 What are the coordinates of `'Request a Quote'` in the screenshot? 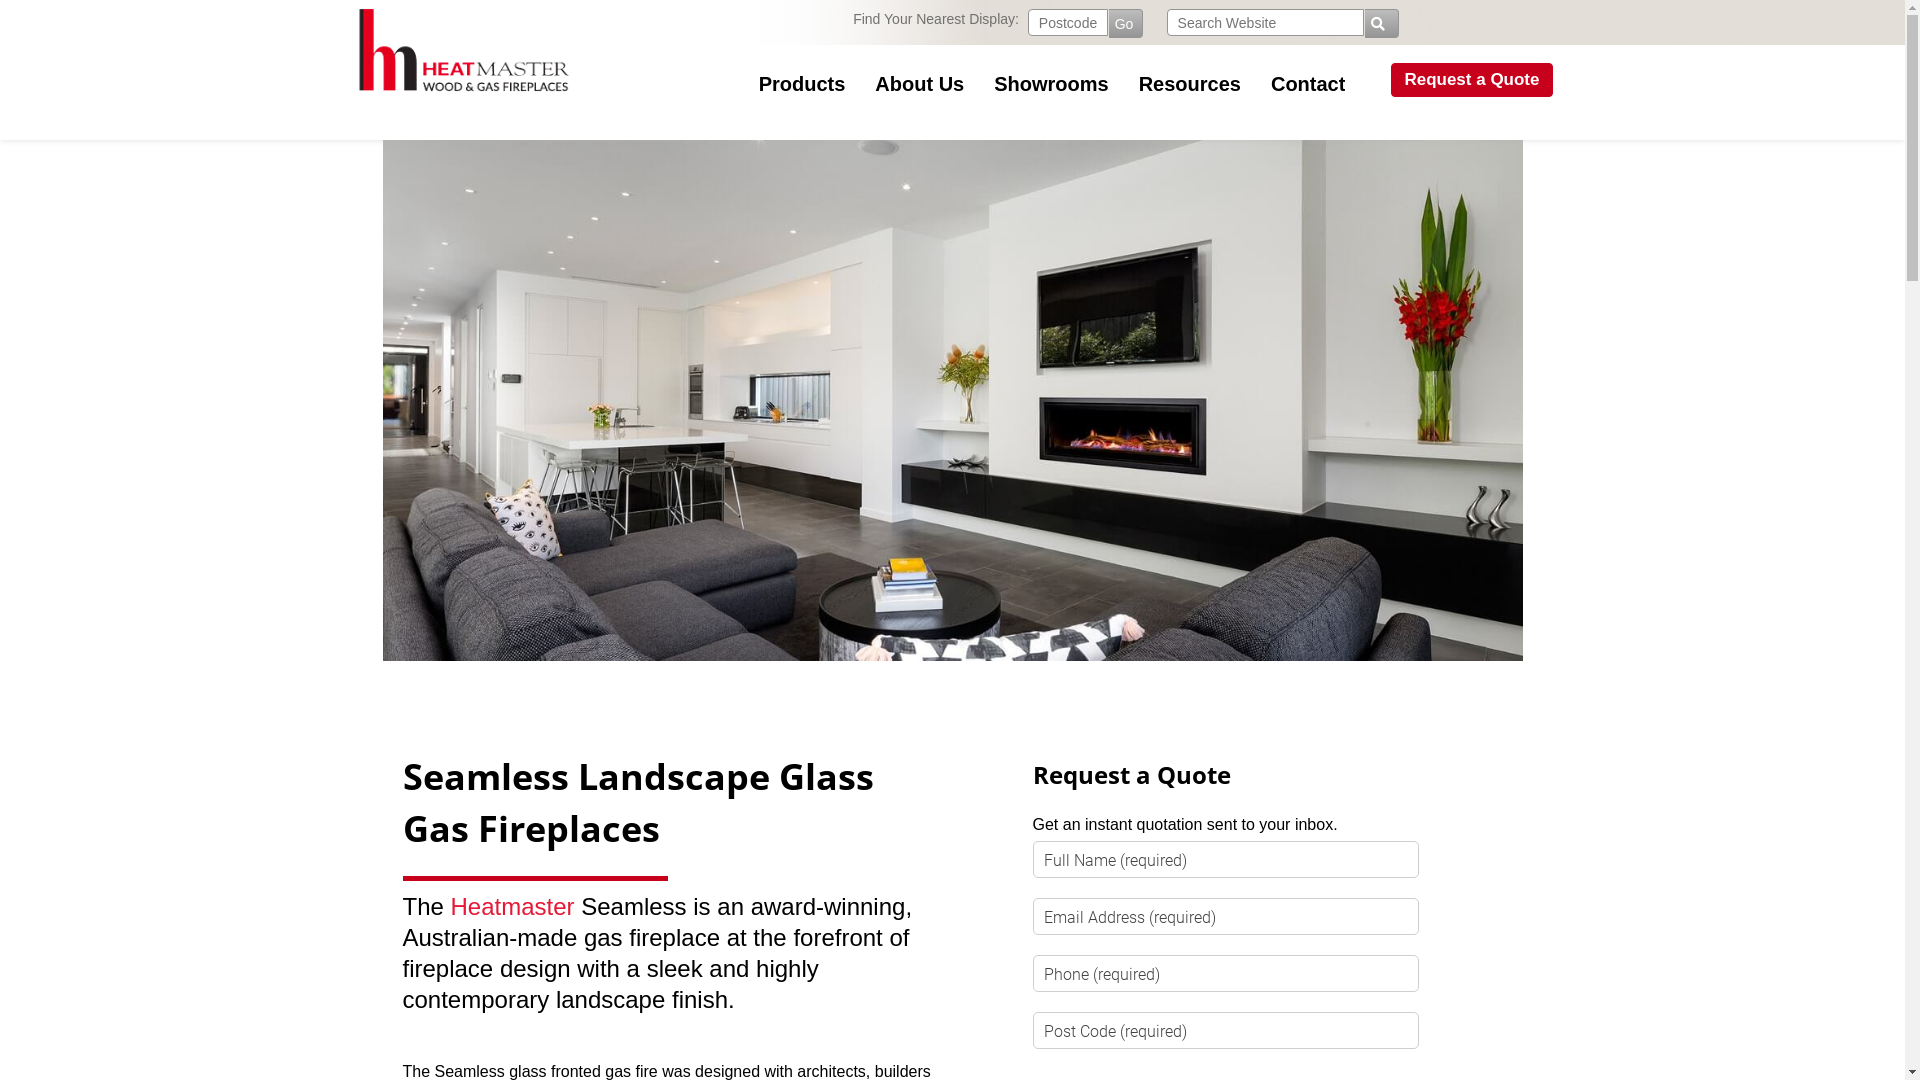 It's located at (1448, 79).